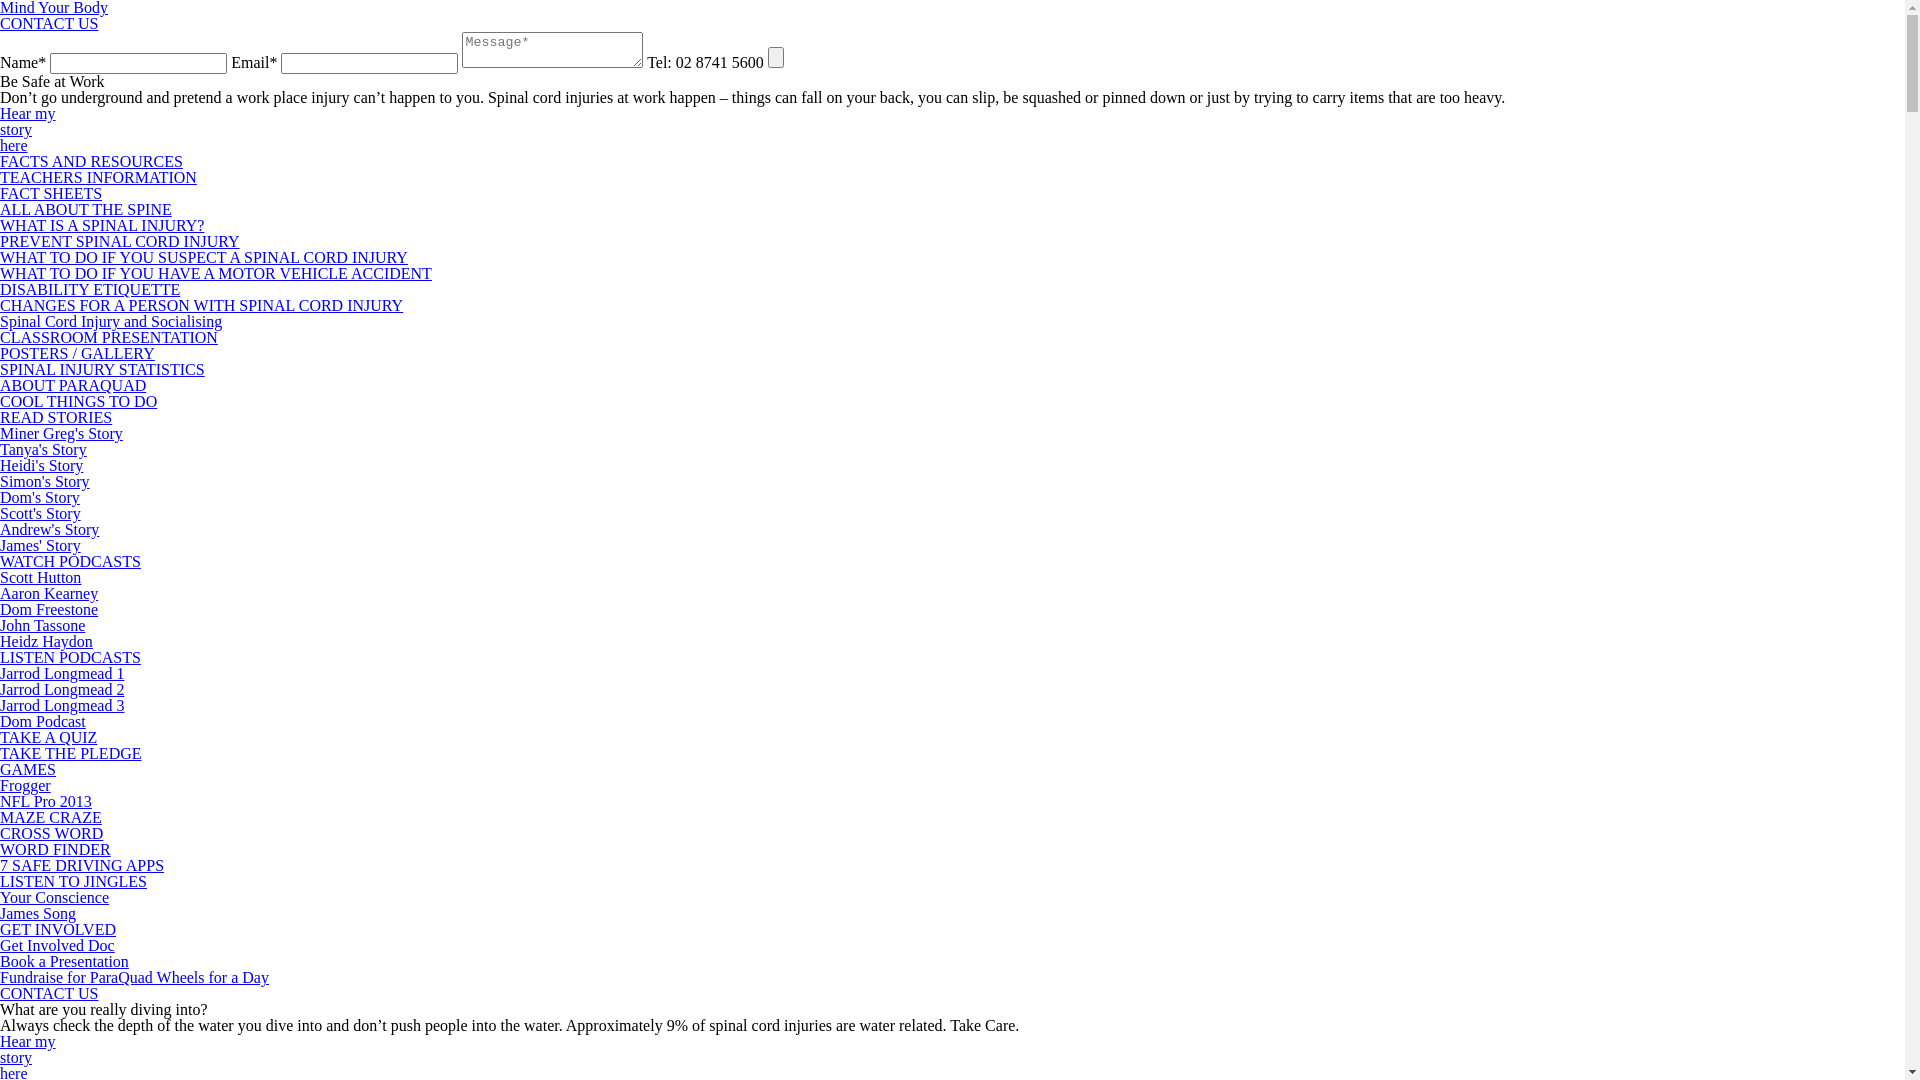  I want to click on 'Your Conscience', so click(54, 896).